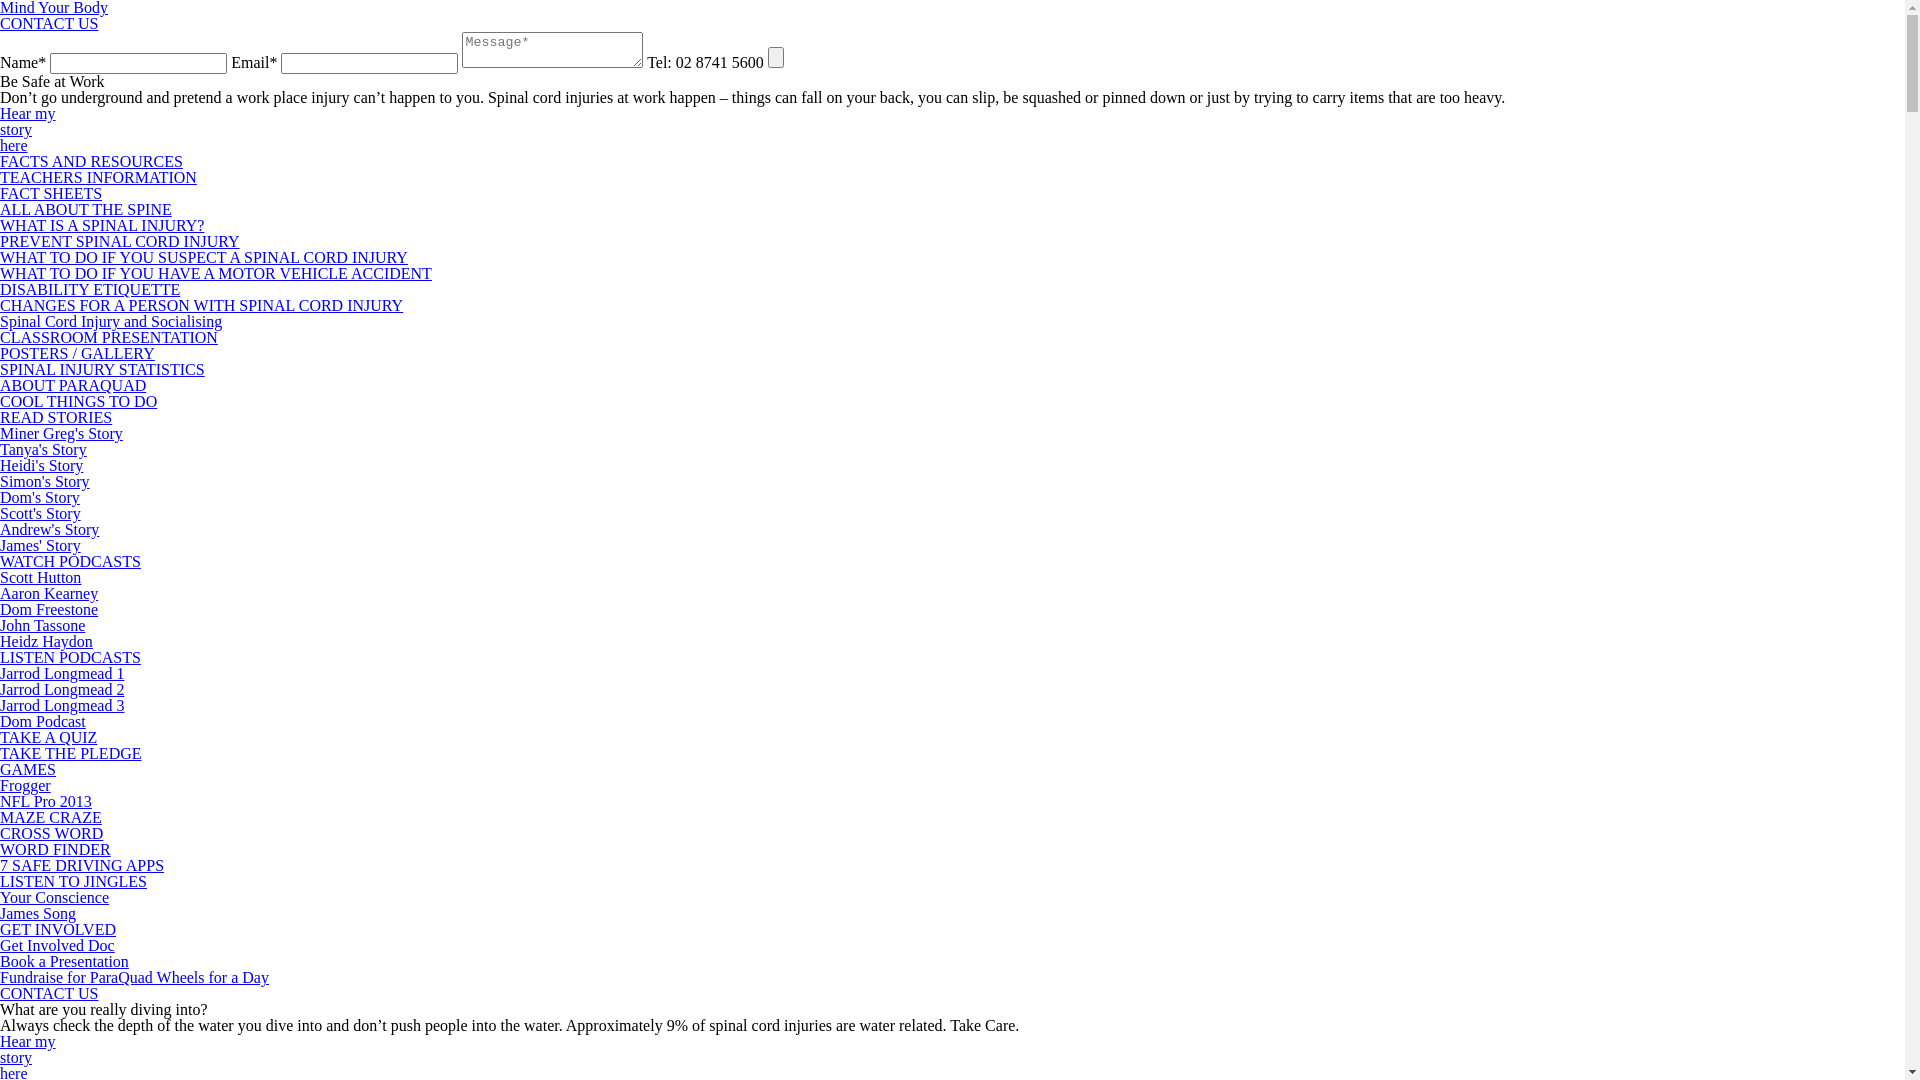  I want to click on 'Your Conscience', so click(54, 896).